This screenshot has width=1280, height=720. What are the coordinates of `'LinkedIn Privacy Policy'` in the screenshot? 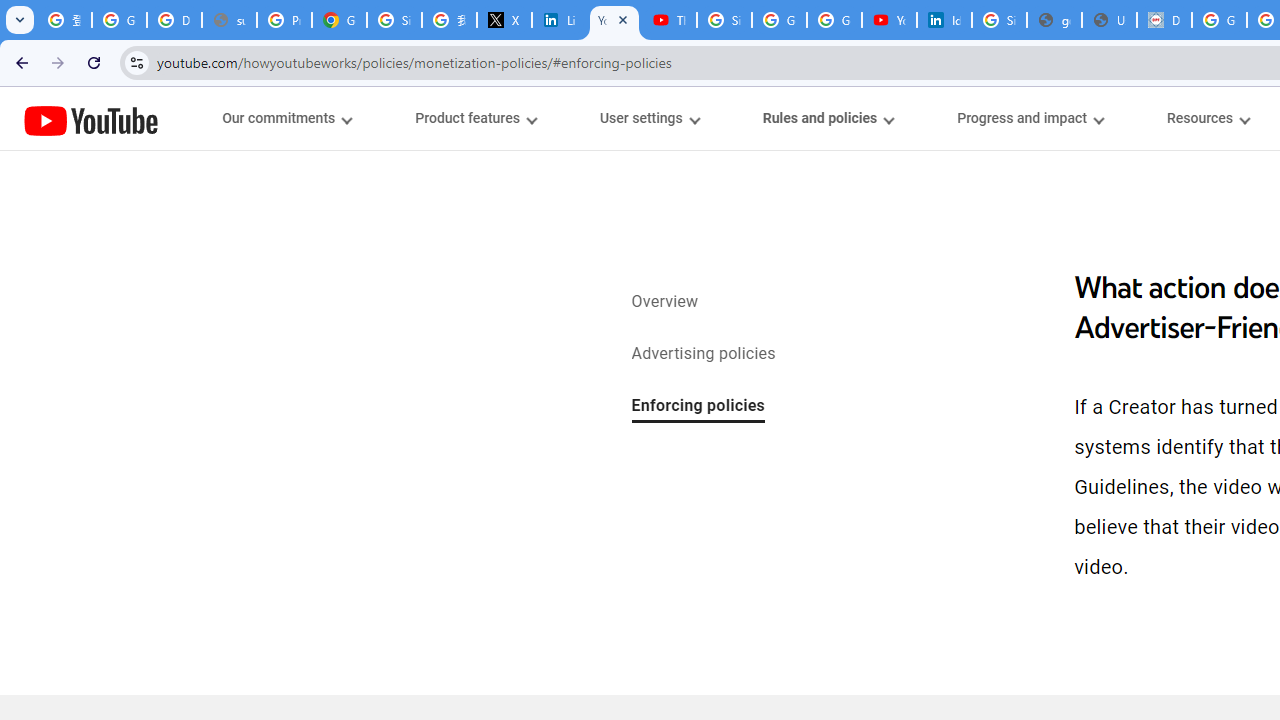 It's located at (560, 20).